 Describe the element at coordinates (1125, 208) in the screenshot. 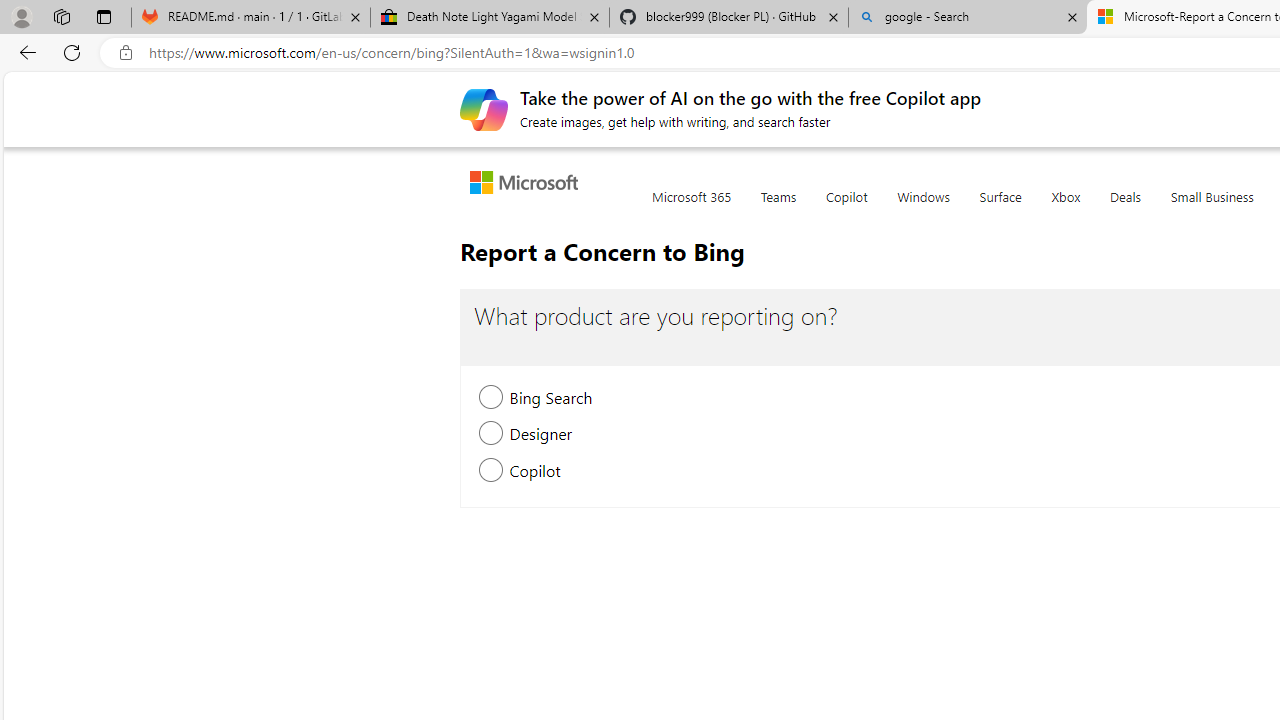

I see `'Deals'` at that location.